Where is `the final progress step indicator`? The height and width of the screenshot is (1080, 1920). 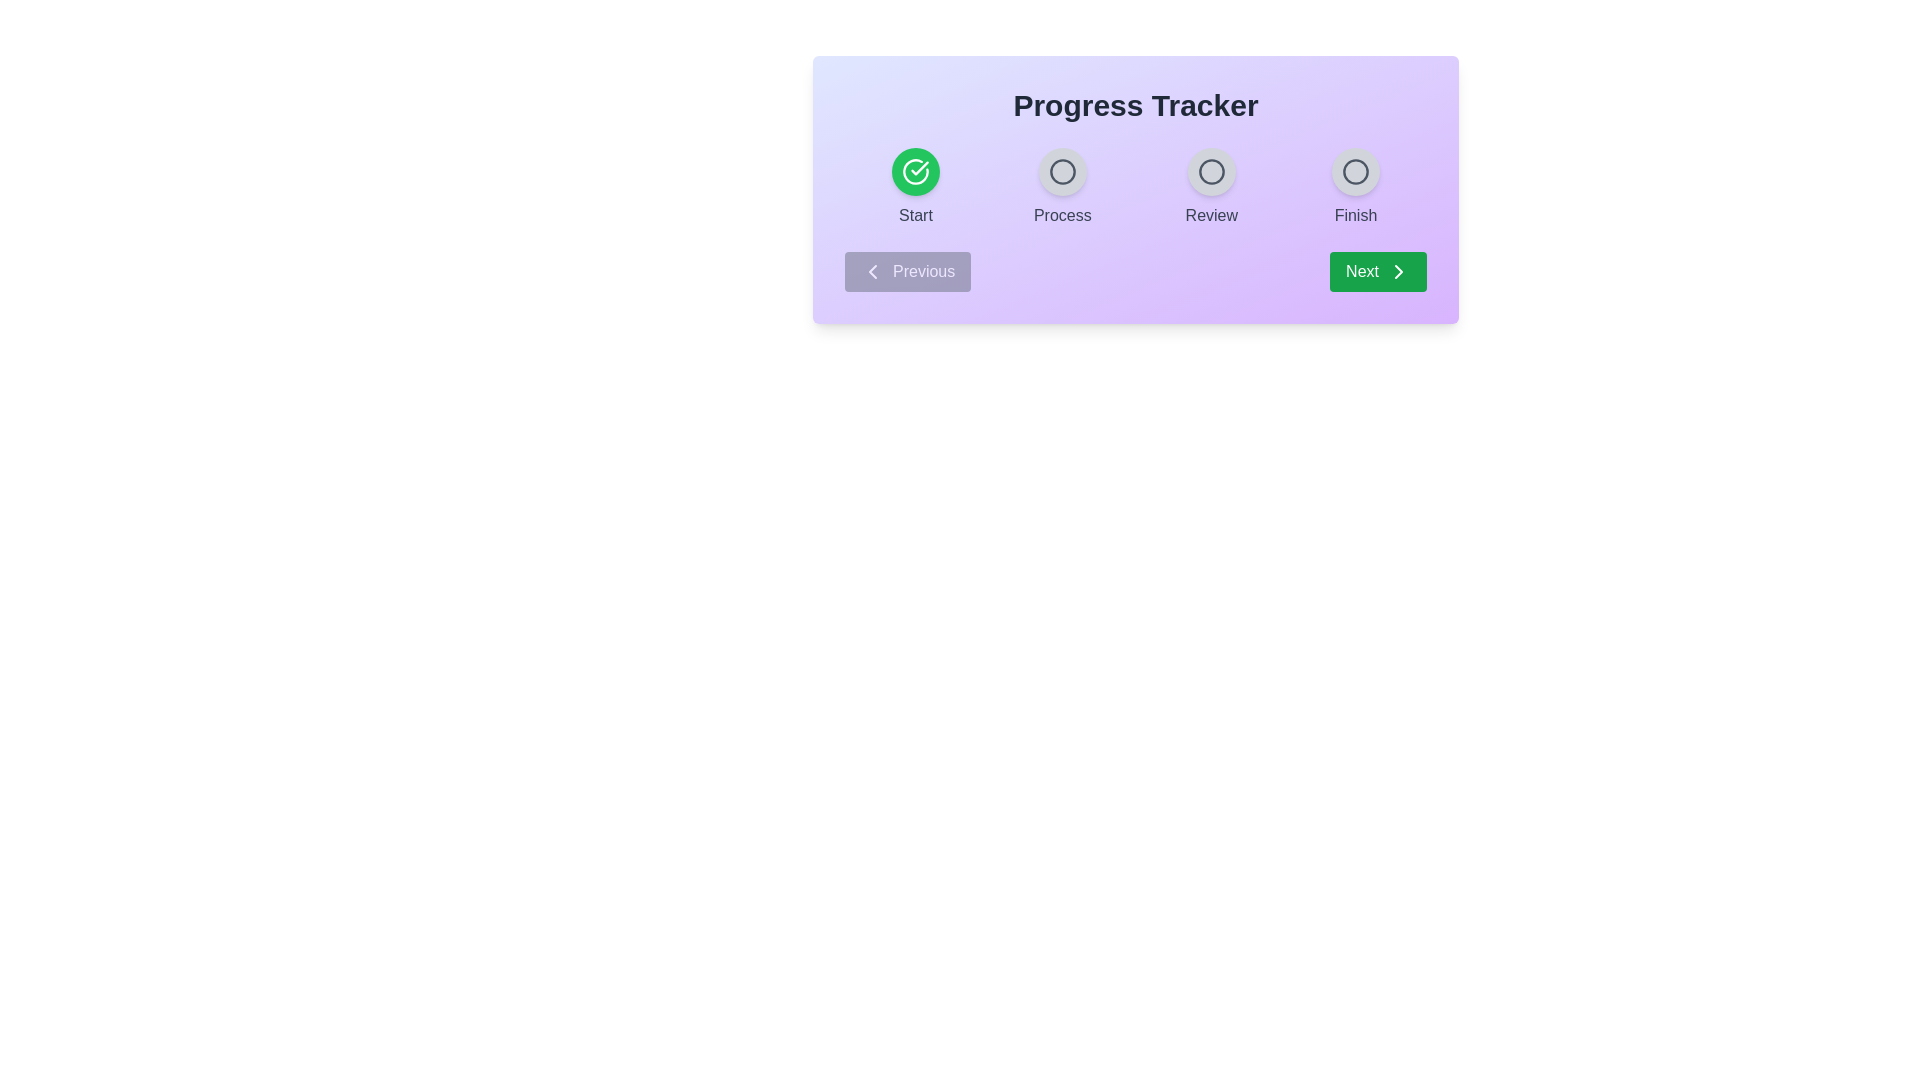 the final progress step indicator is located at coordinates (1355, 188).